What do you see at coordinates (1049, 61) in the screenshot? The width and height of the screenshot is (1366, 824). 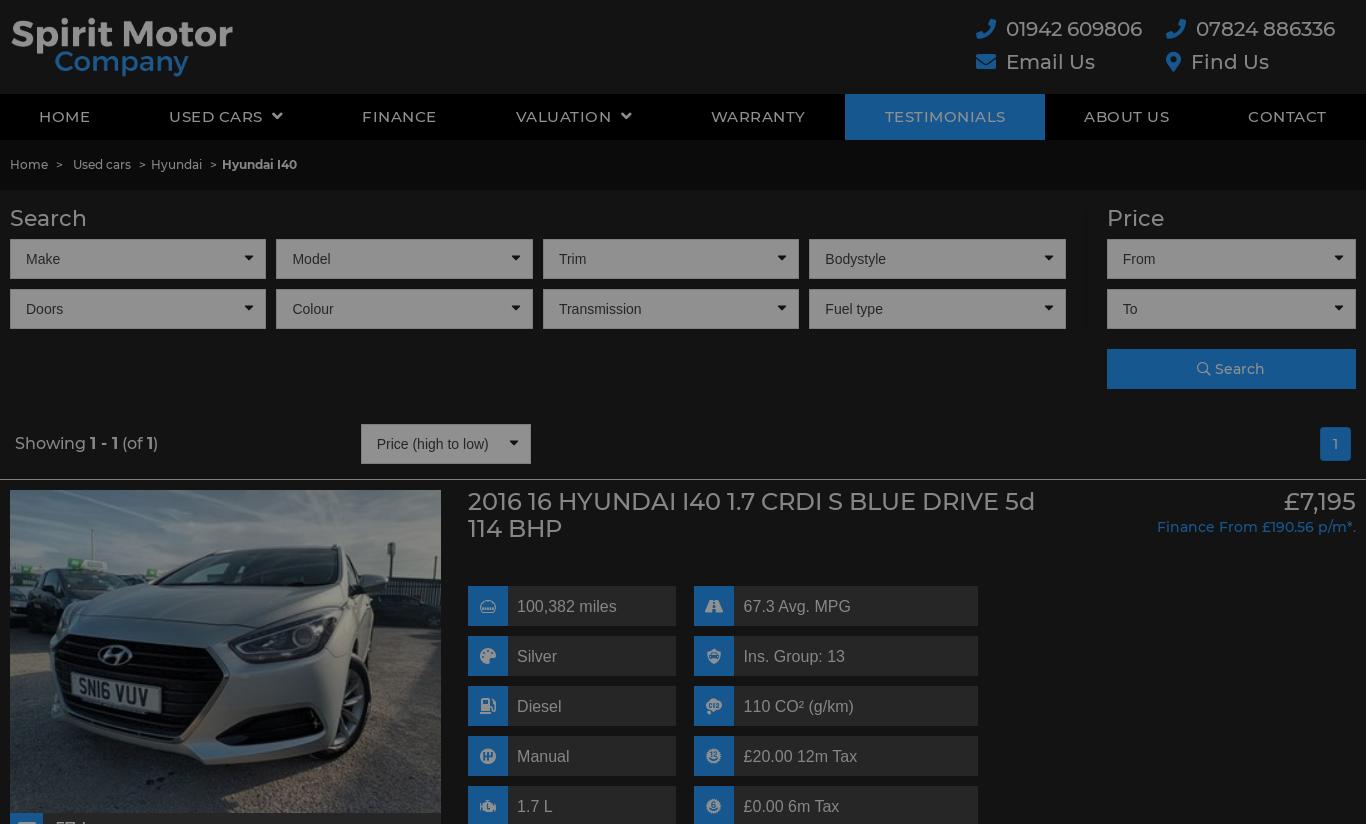 I see `'Email Us'` at bounding box center [1049, 61].